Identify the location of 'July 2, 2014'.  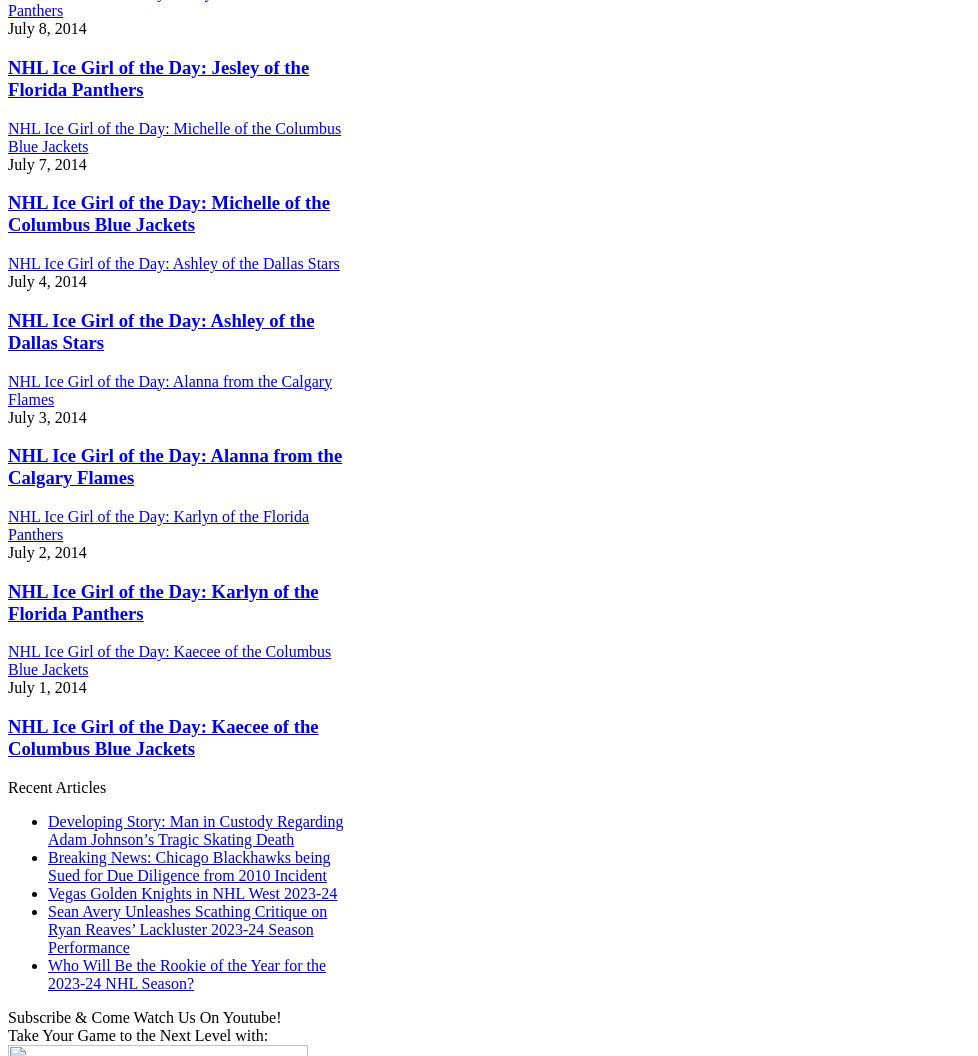
(47, 552).